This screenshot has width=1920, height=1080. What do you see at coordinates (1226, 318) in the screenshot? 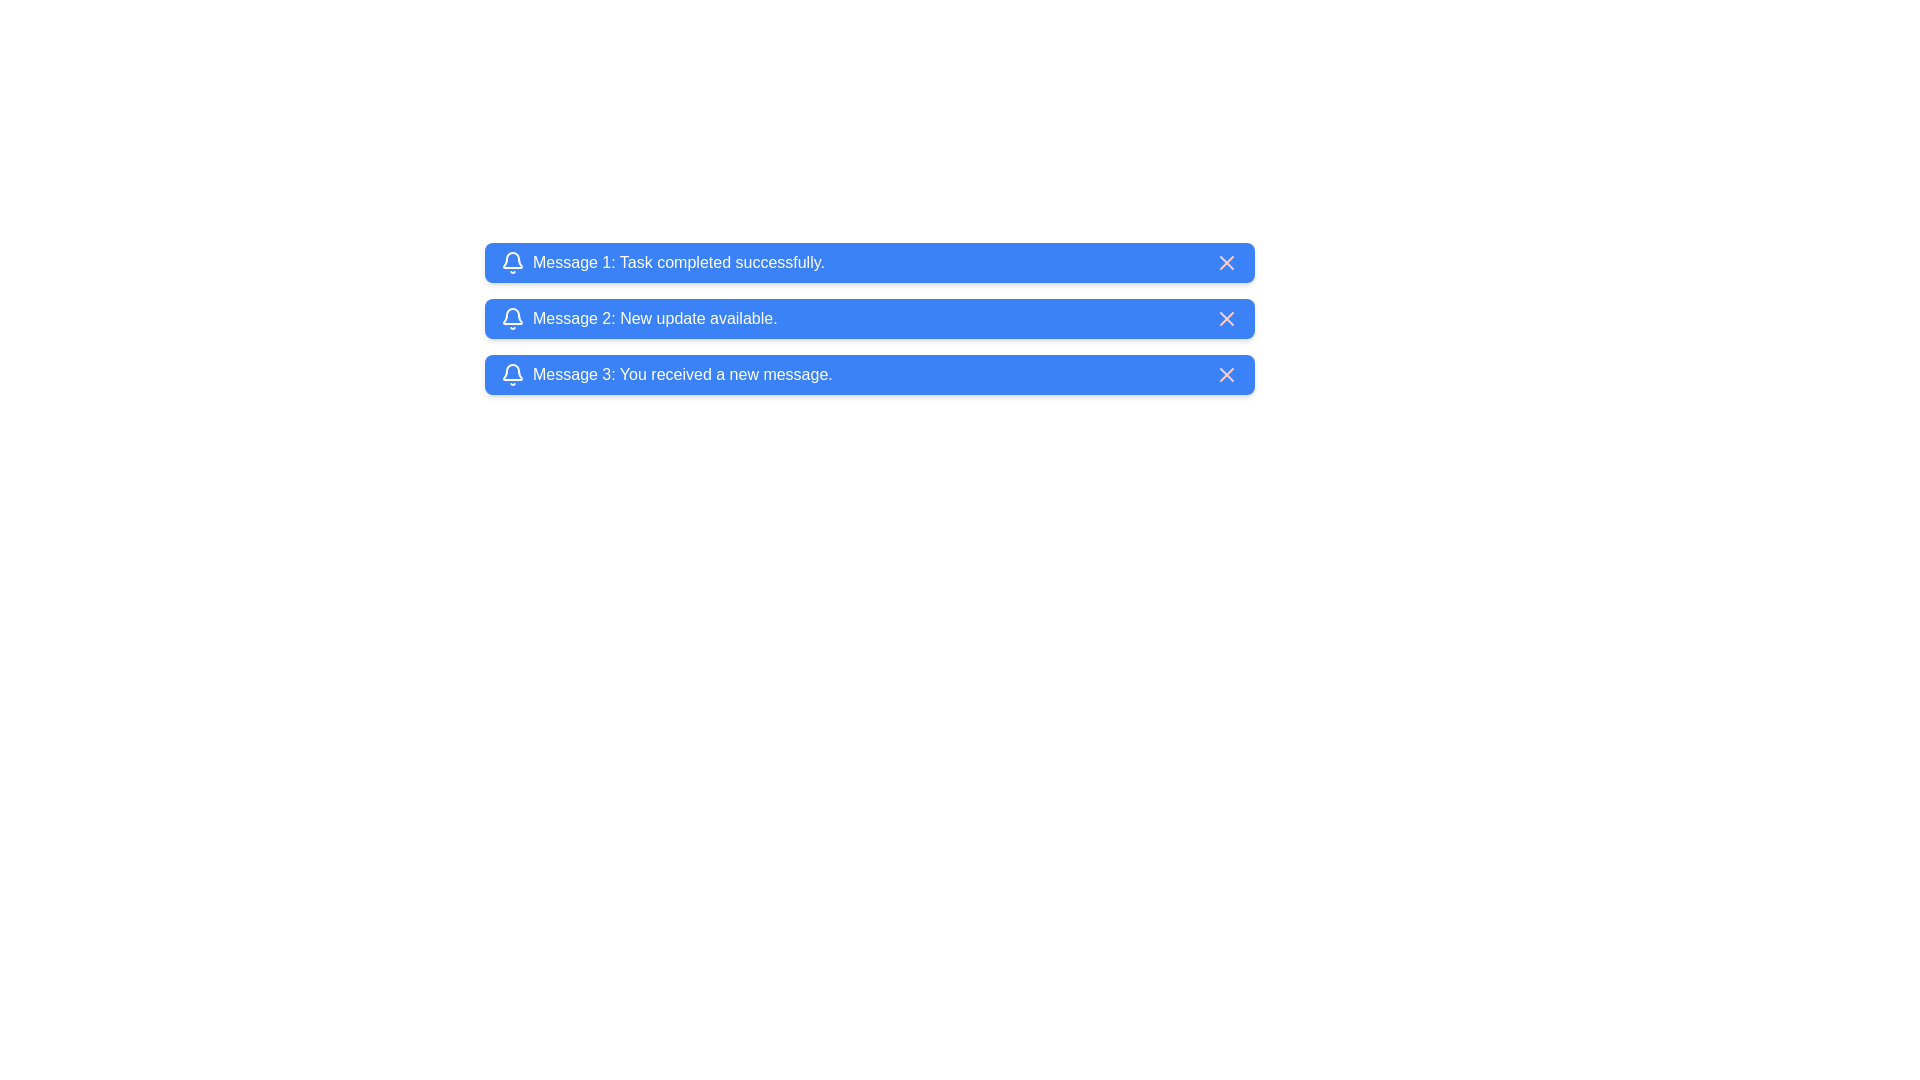
I see `the close button located to the far right of the second notification bar, next to the label 'Message 2: New update available'` at bounding box center [1226, 318].